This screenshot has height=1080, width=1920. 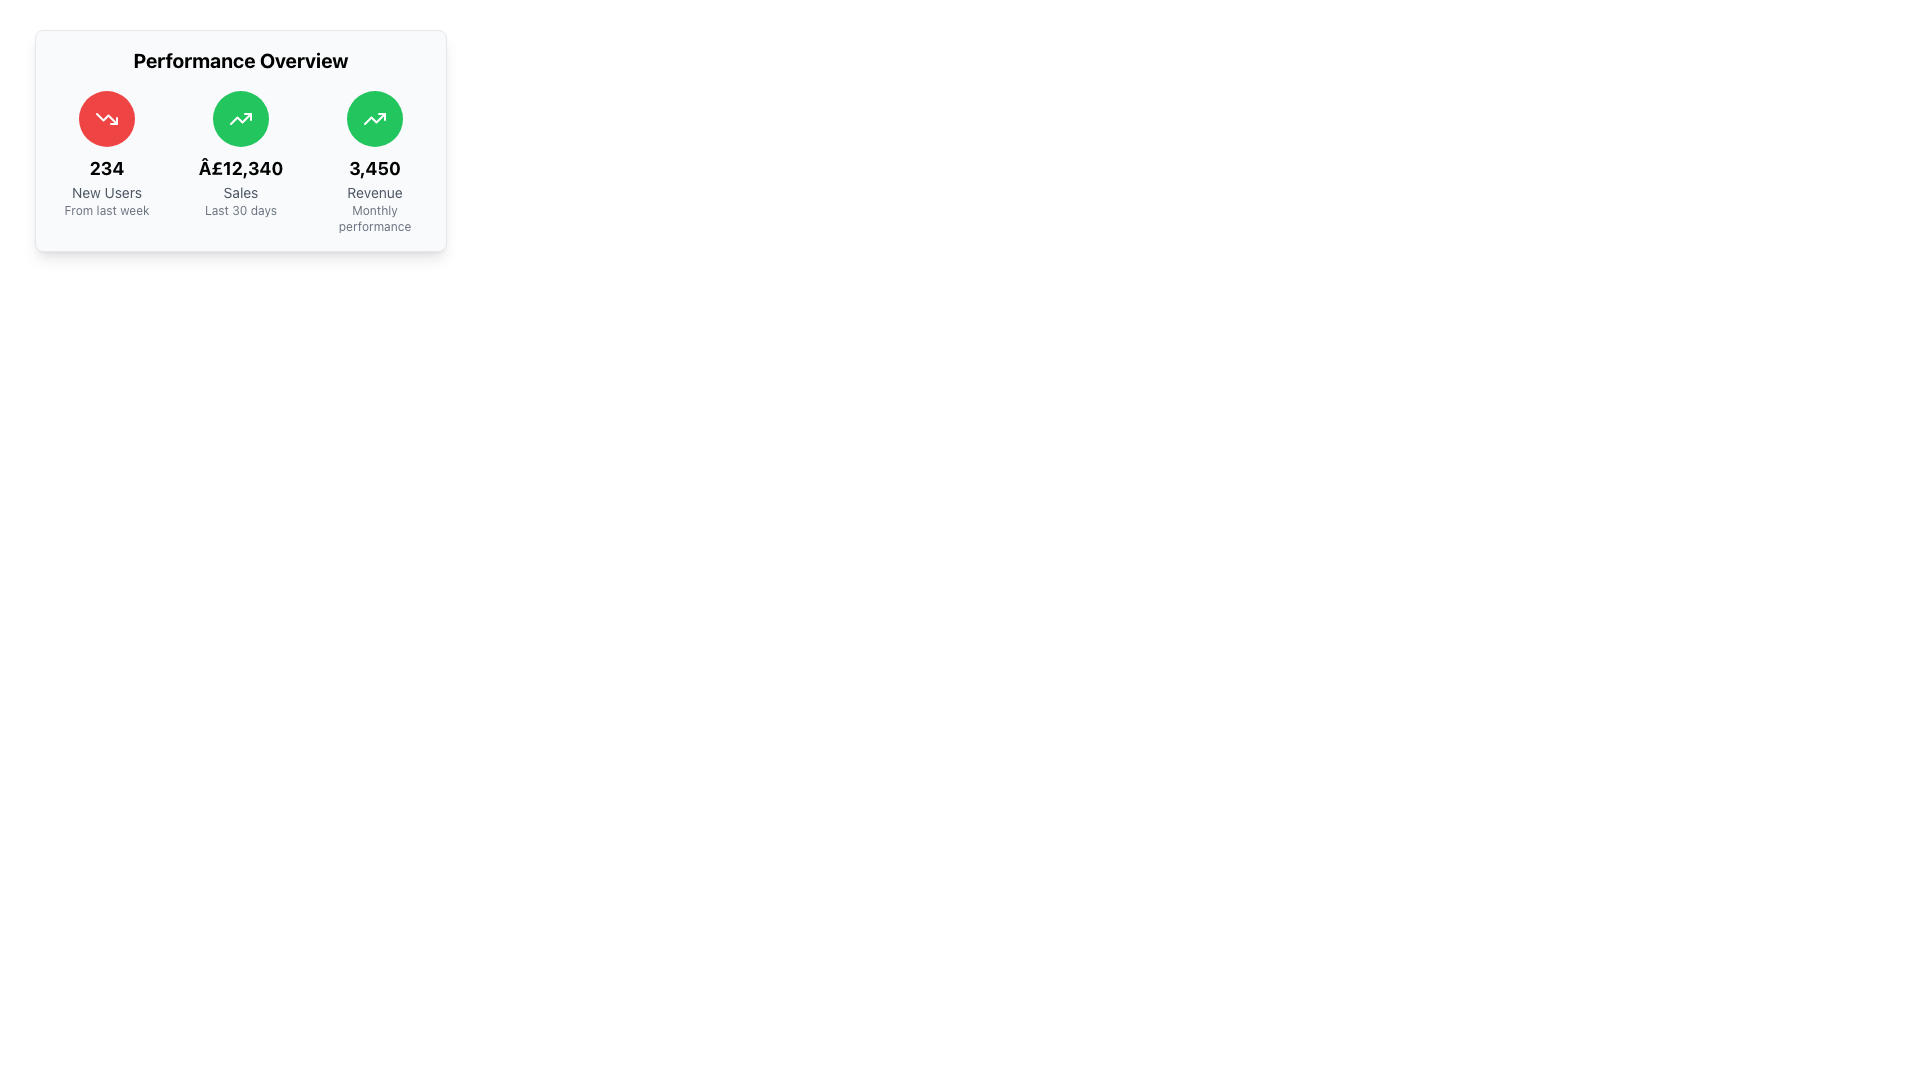 I want to click on the Informational Card that displays the count of new users (234) from last week, which is the first item in the Performance Overview section, so click(x=105, y=161).